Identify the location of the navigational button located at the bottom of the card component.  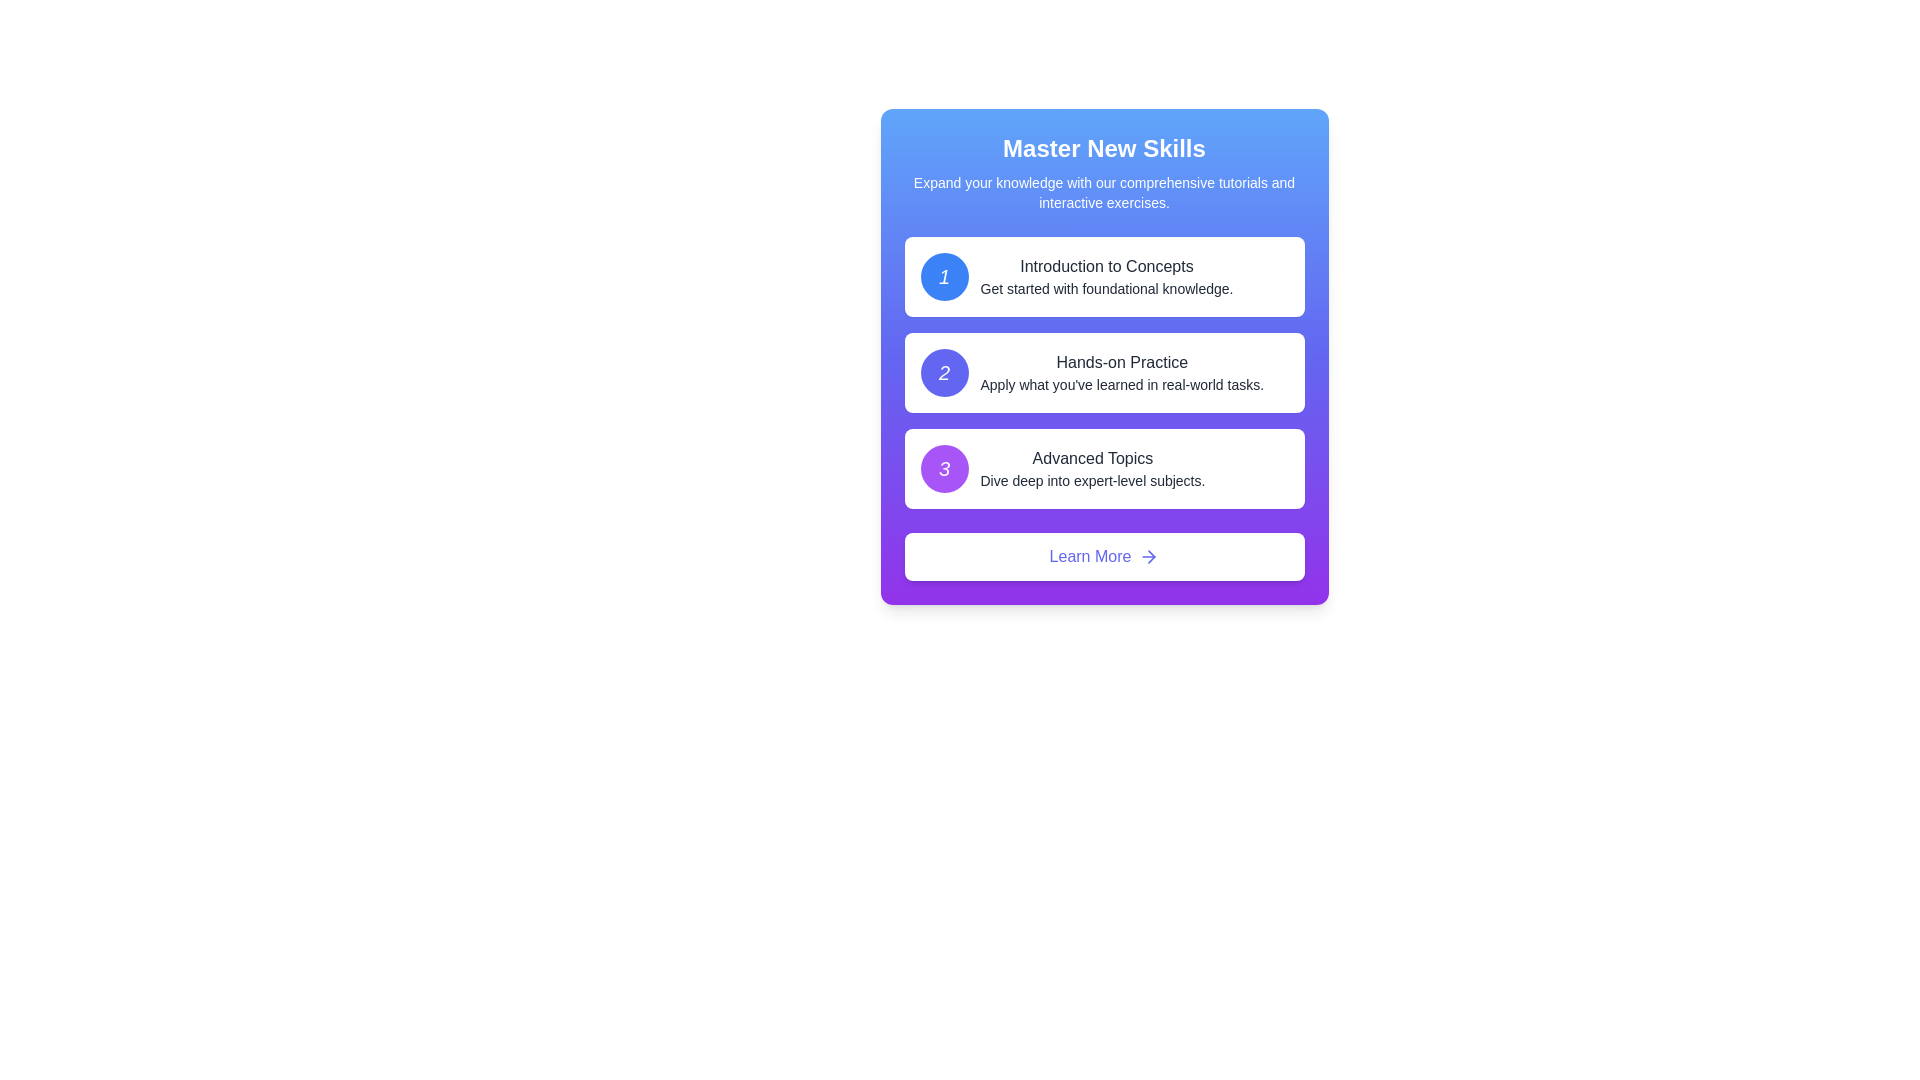
(1103, 556).